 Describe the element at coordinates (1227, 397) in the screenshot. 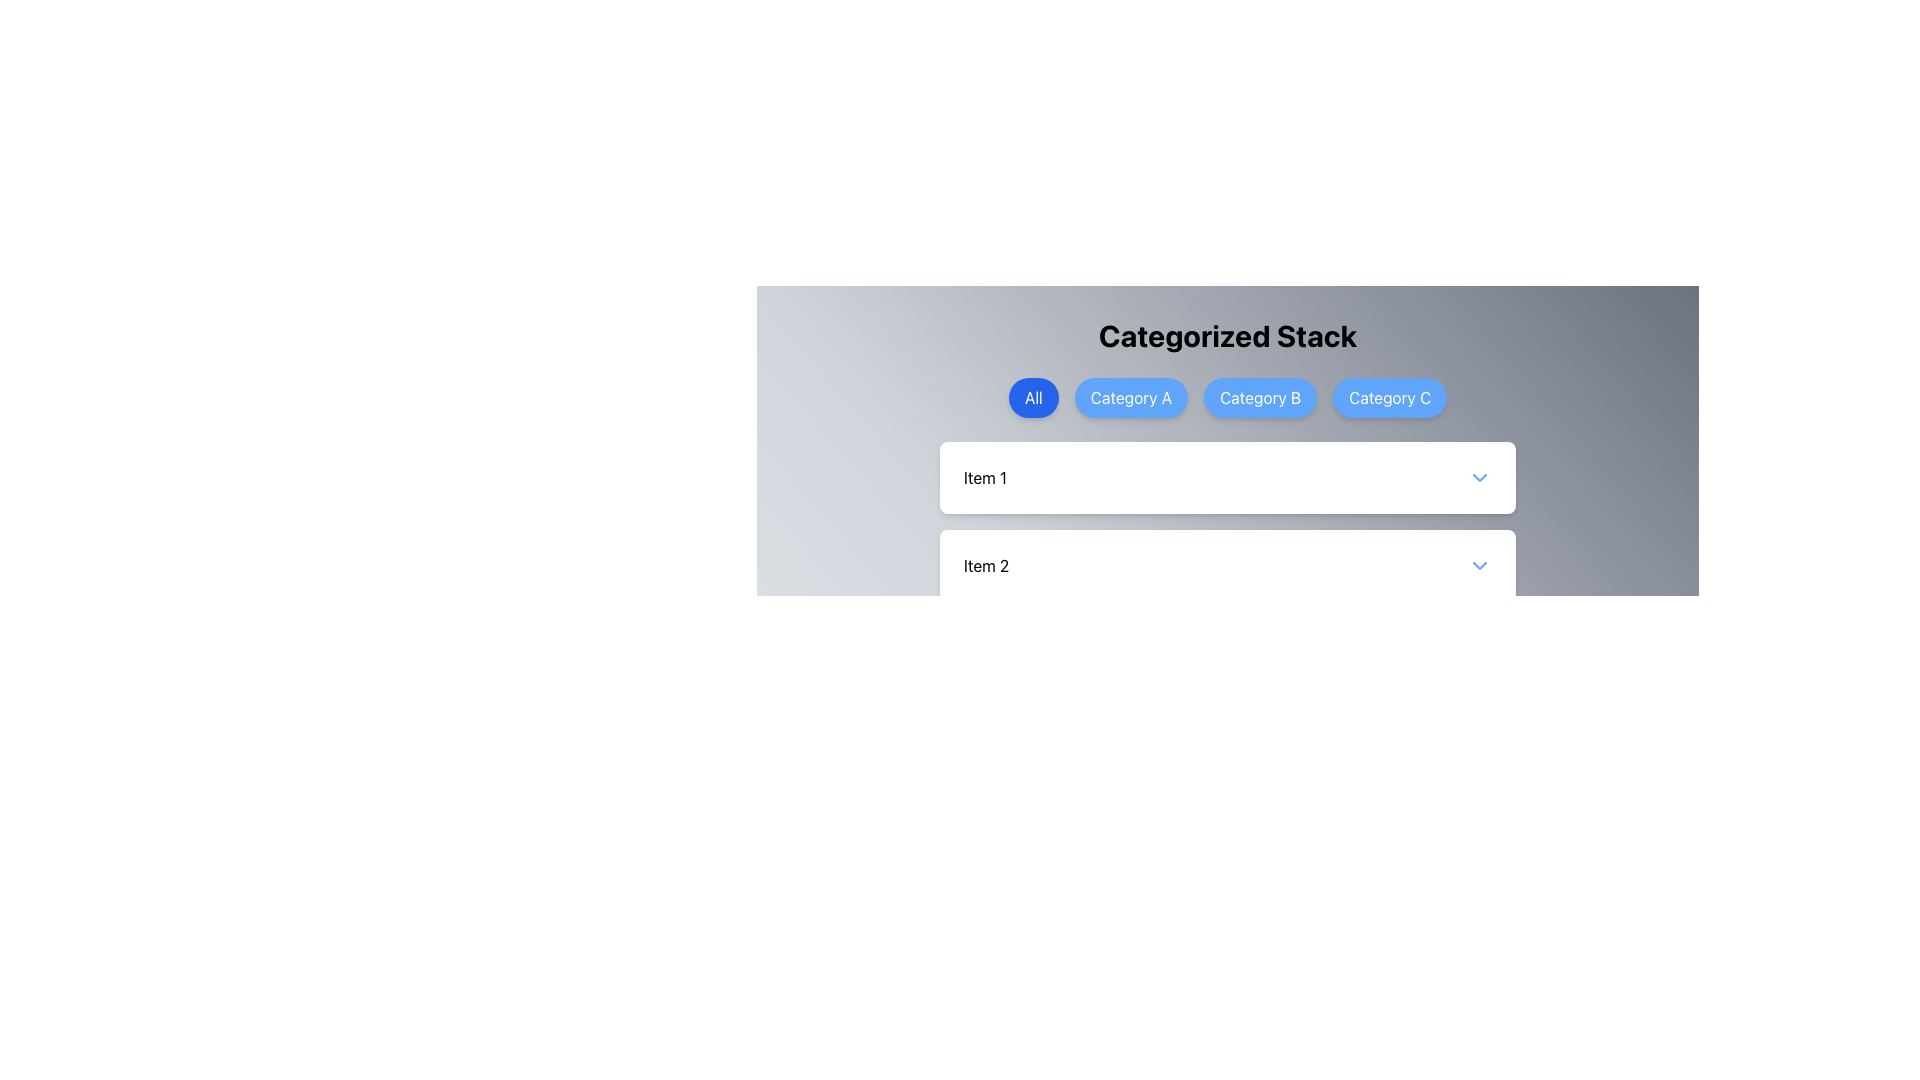

I see `the third button` at that location.